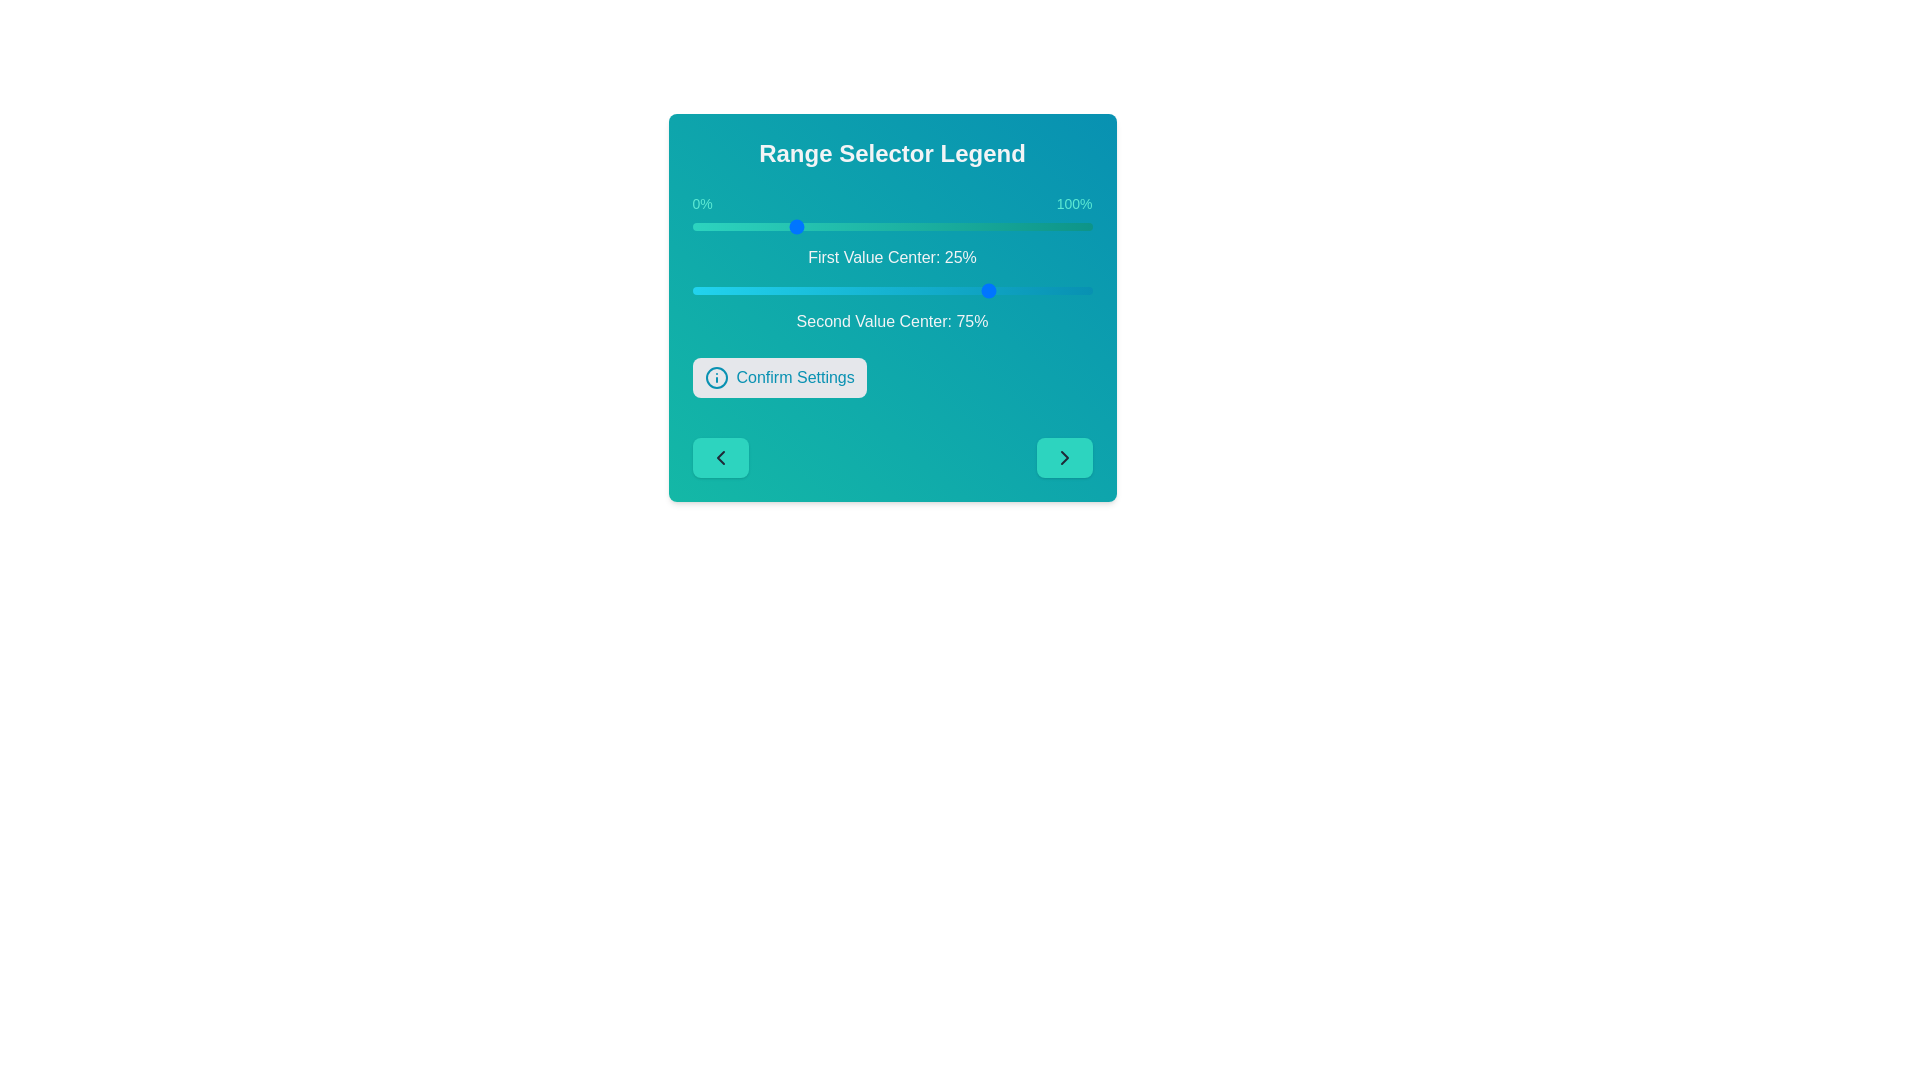  I want to click on the teal button with a leftward chevron icon, so click(720, 458).